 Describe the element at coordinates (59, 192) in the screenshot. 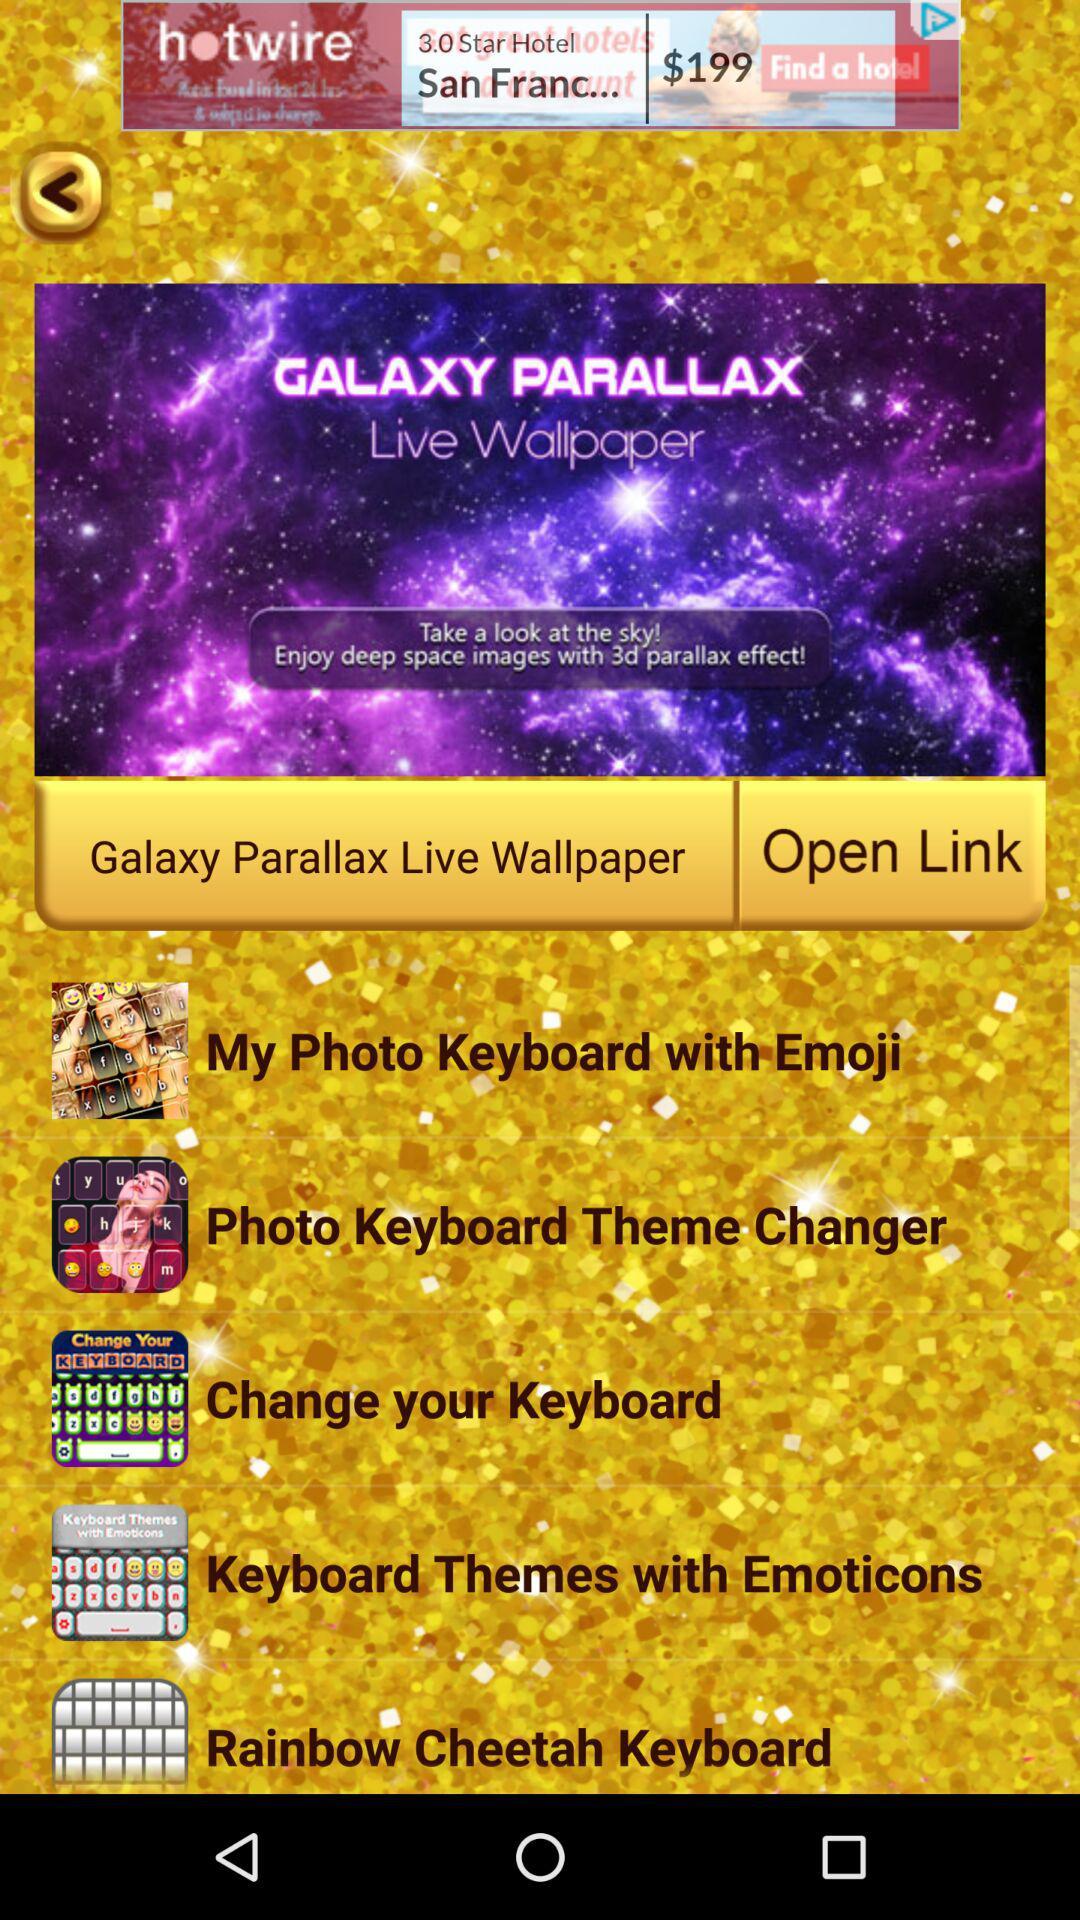

I see `previous` at that location.